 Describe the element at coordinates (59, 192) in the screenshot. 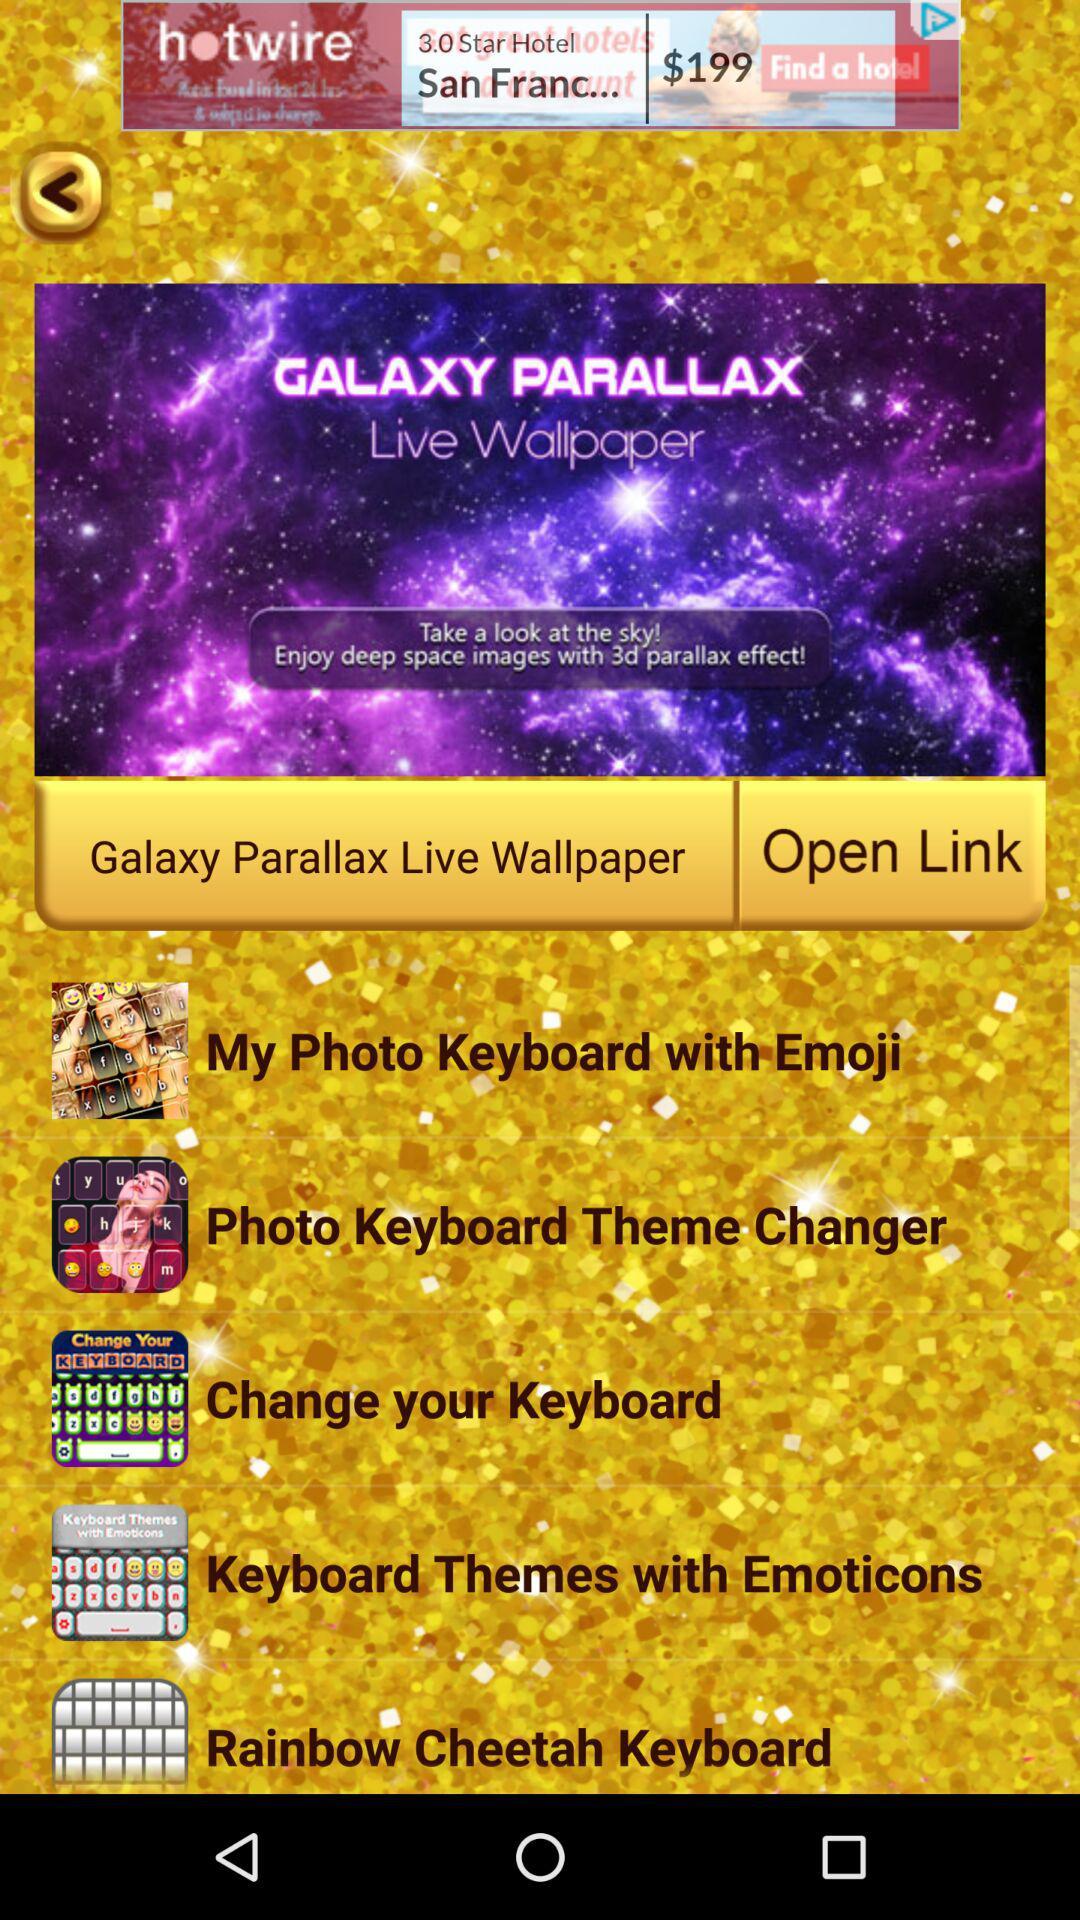

I see `previous` at that location.